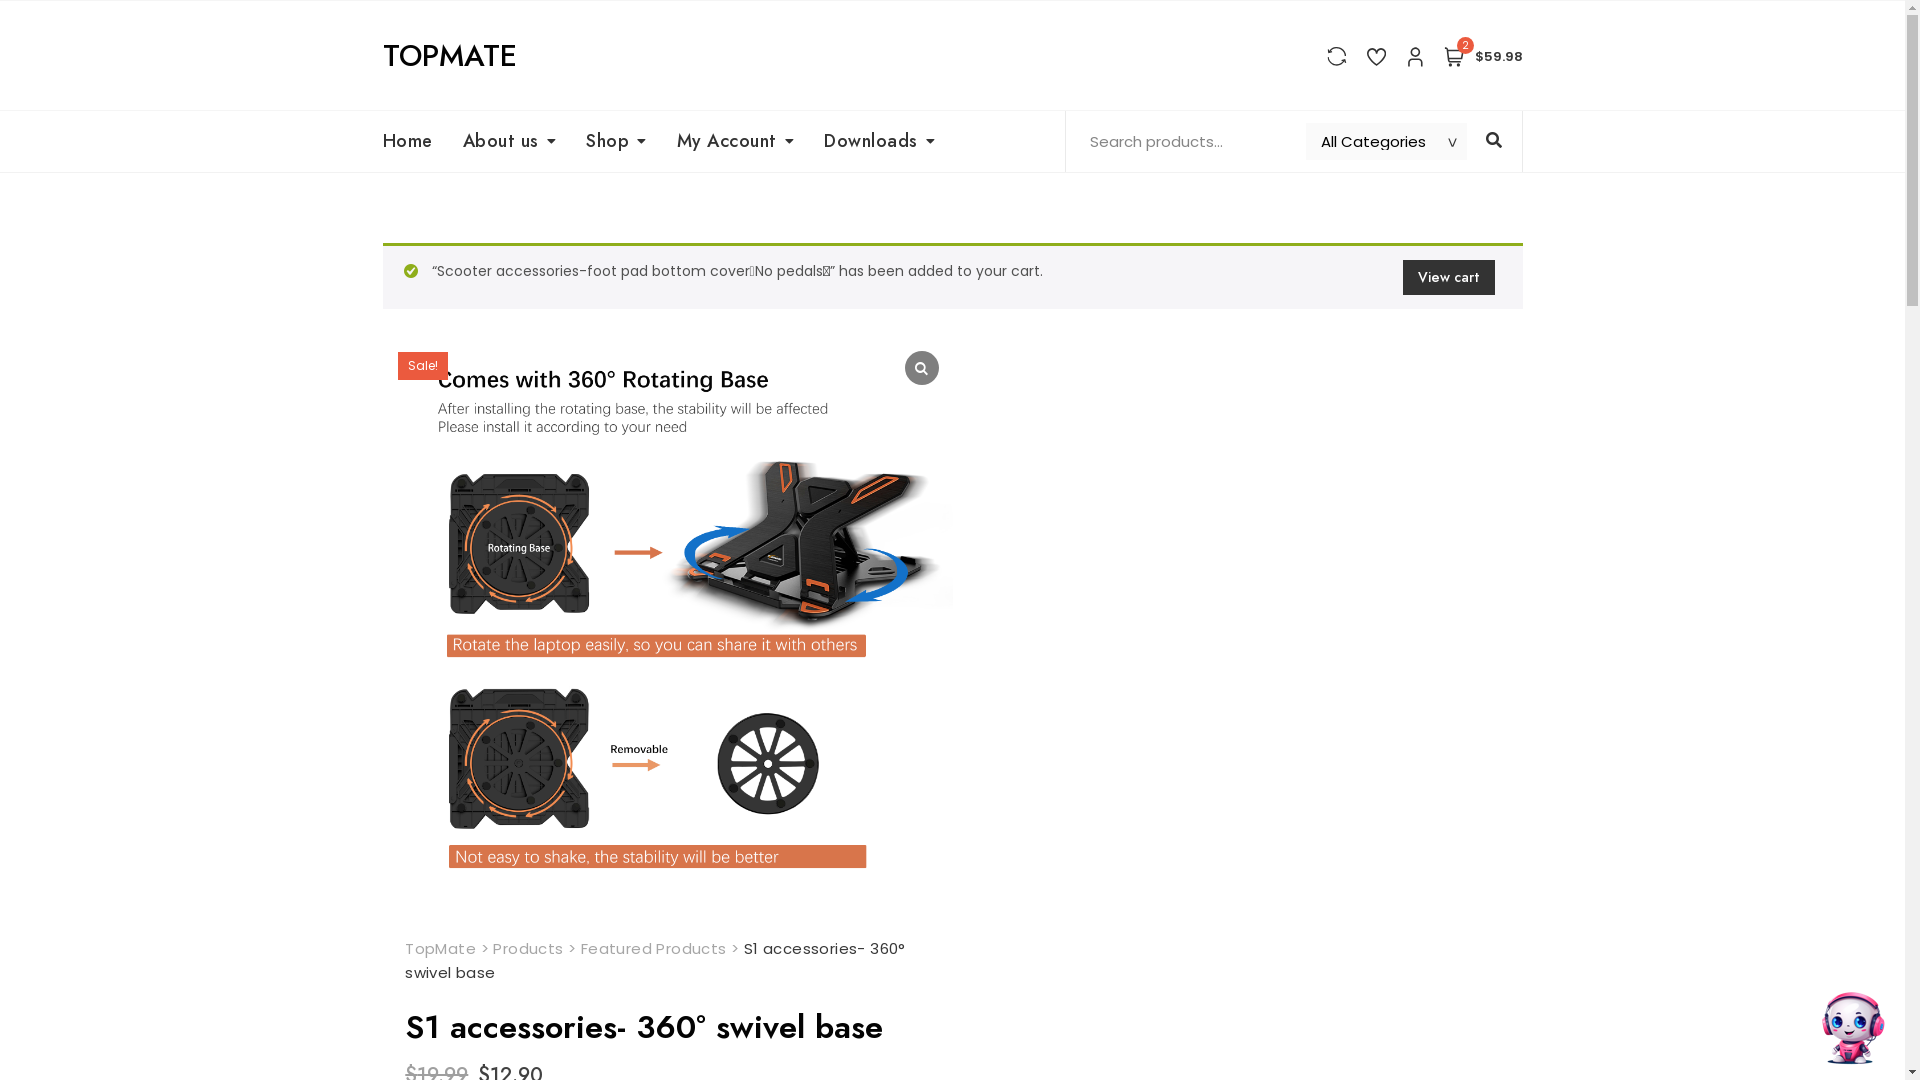  I want to click on 'View cart', so click(1448, 277).